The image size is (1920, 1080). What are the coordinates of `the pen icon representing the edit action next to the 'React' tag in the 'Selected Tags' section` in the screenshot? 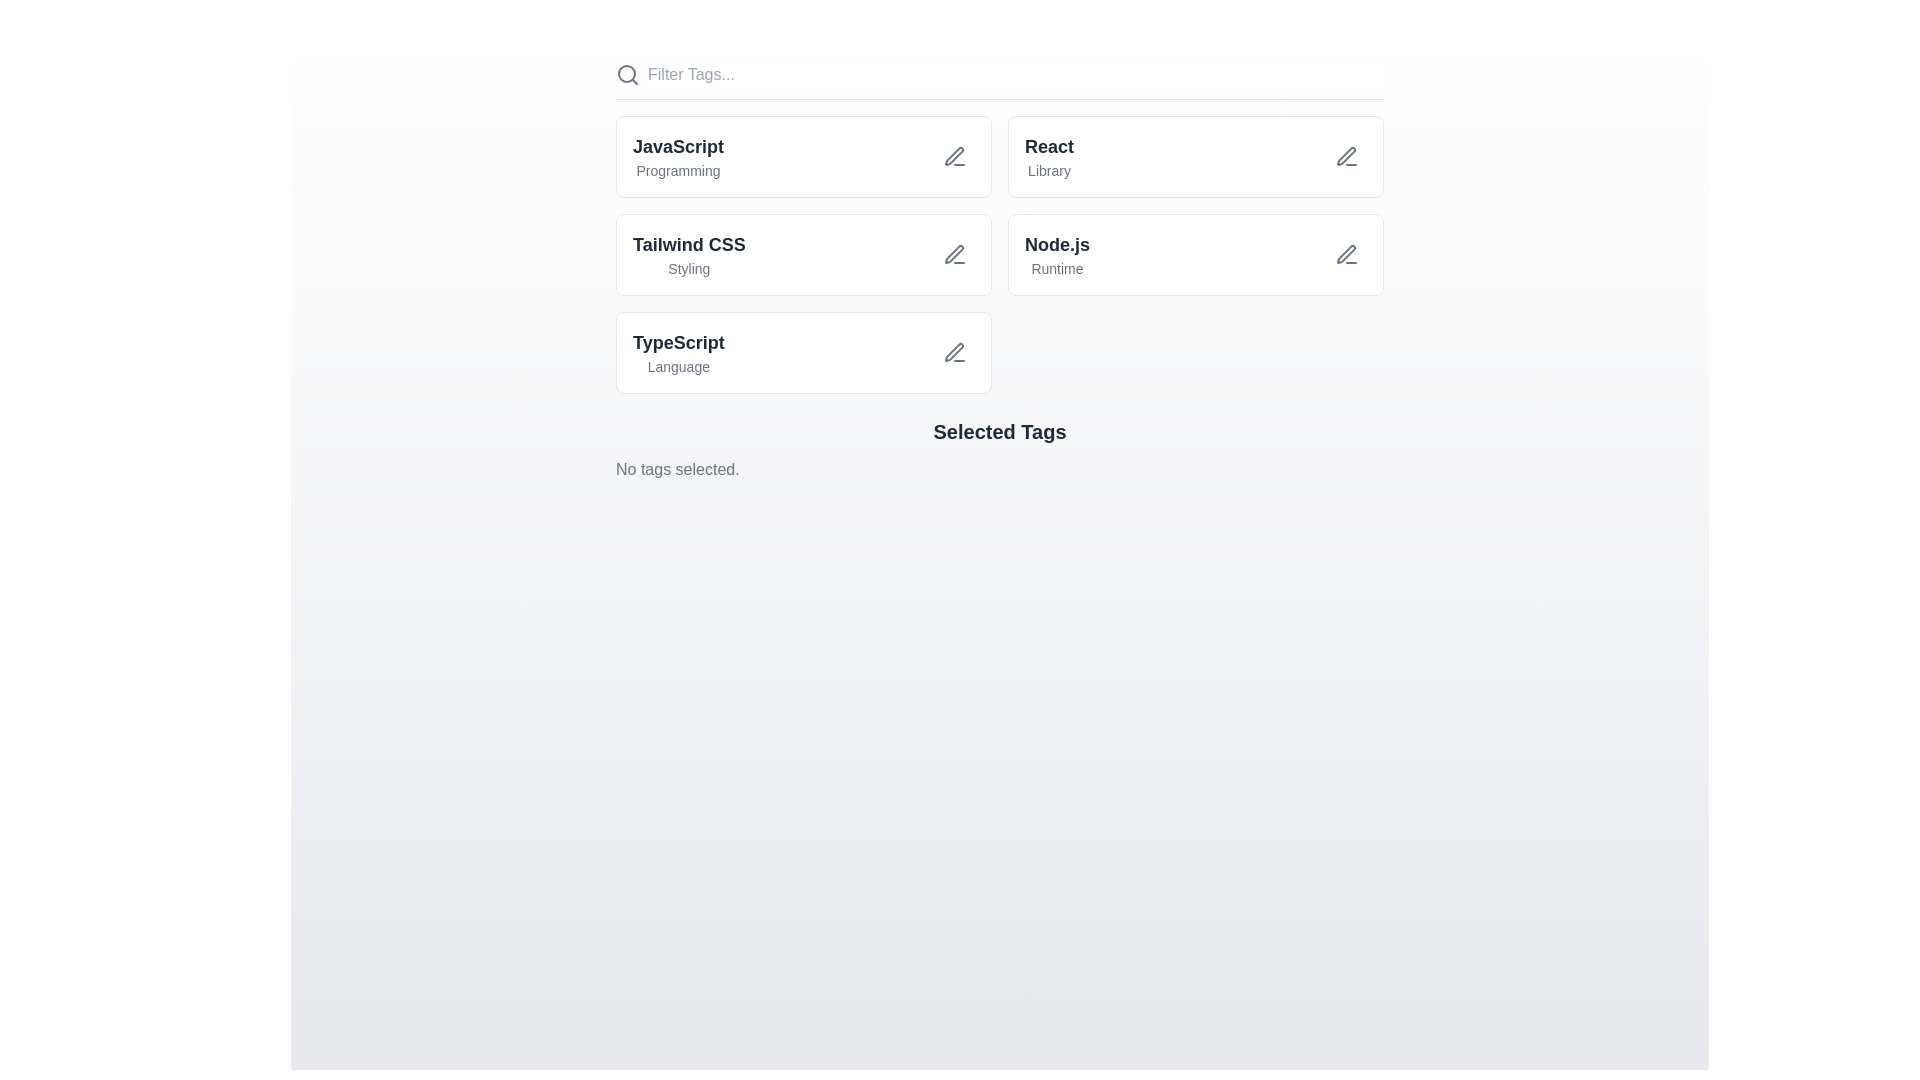 It's located at (1346, 155).